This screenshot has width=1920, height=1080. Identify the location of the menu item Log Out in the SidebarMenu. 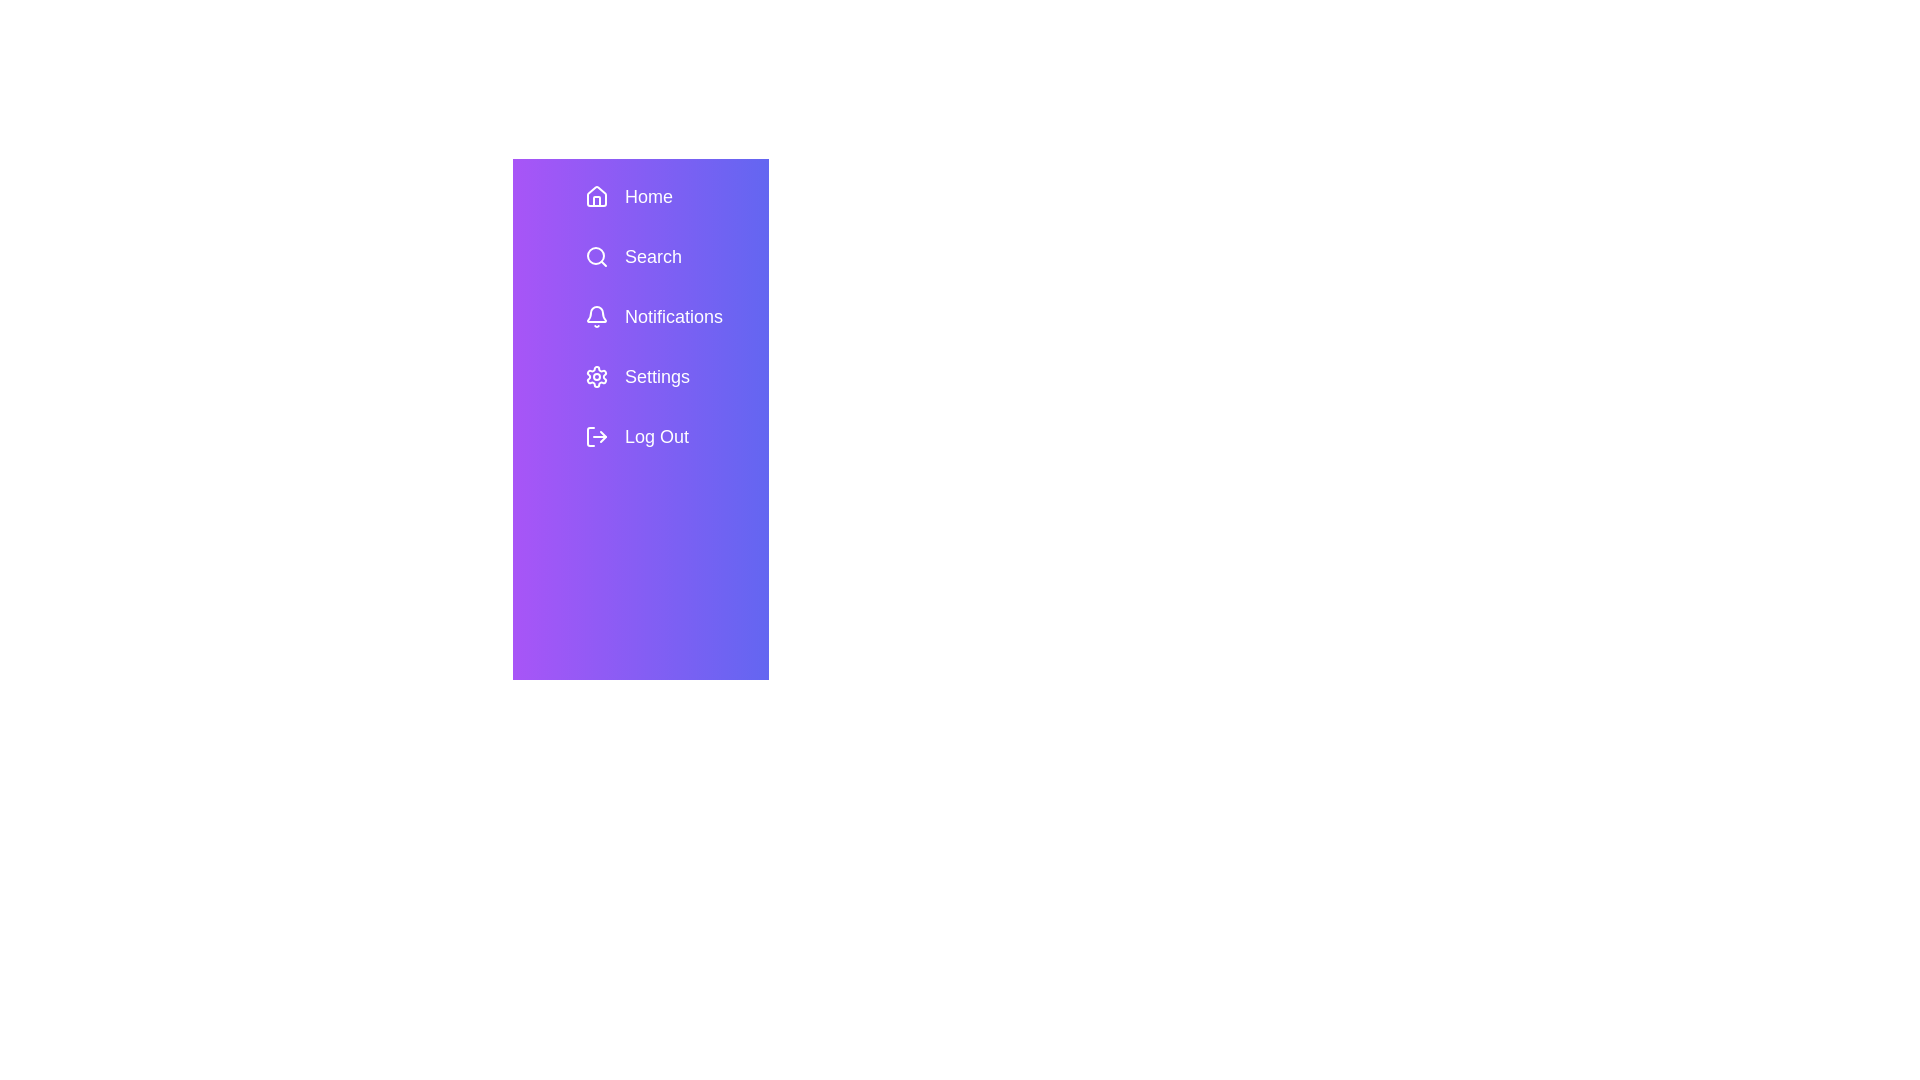
(668, 435).